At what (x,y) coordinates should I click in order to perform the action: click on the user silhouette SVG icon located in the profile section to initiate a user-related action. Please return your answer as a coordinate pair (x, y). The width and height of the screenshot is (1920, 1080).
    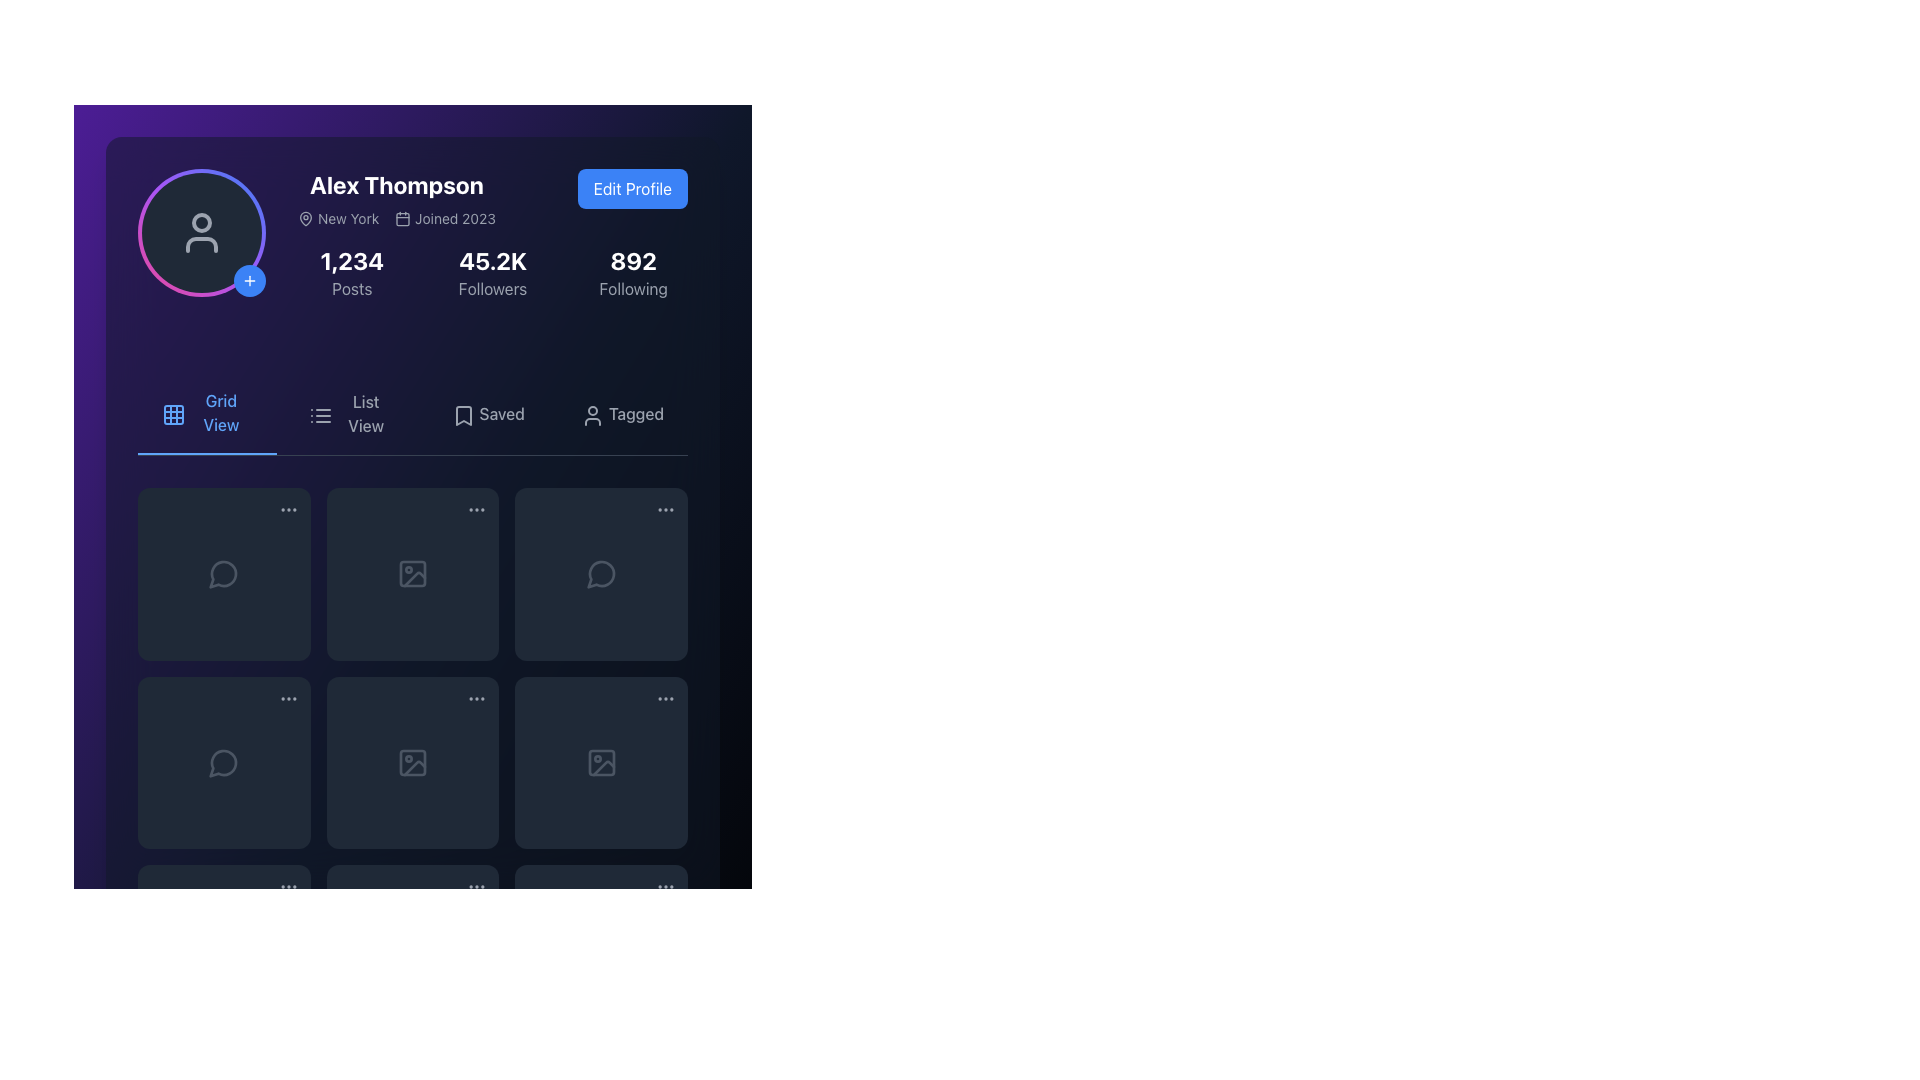
    Looking at the image, I should click on (201, 231).